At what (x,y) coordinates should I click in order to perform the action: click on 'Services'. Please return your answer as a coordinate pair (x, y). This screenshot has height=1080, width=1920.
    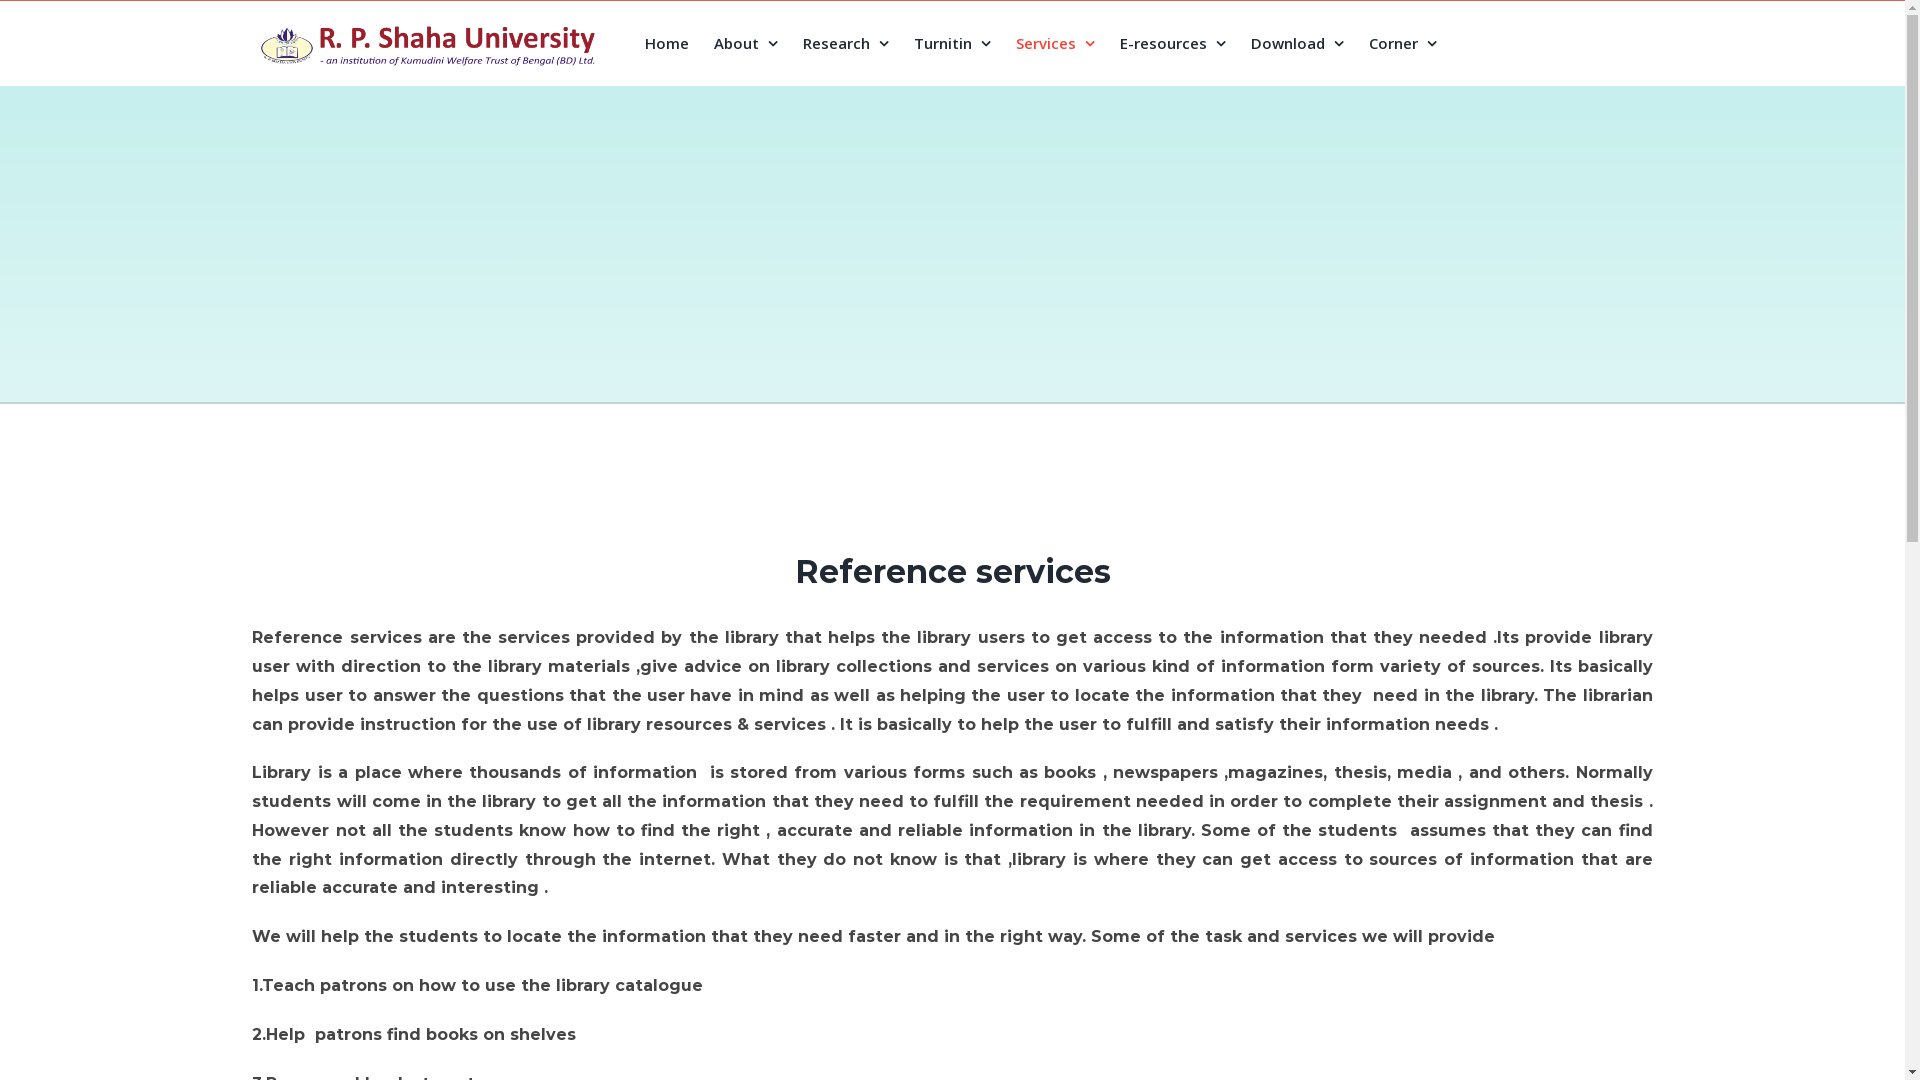
    Looking at the image, I should click on (1054, 42).